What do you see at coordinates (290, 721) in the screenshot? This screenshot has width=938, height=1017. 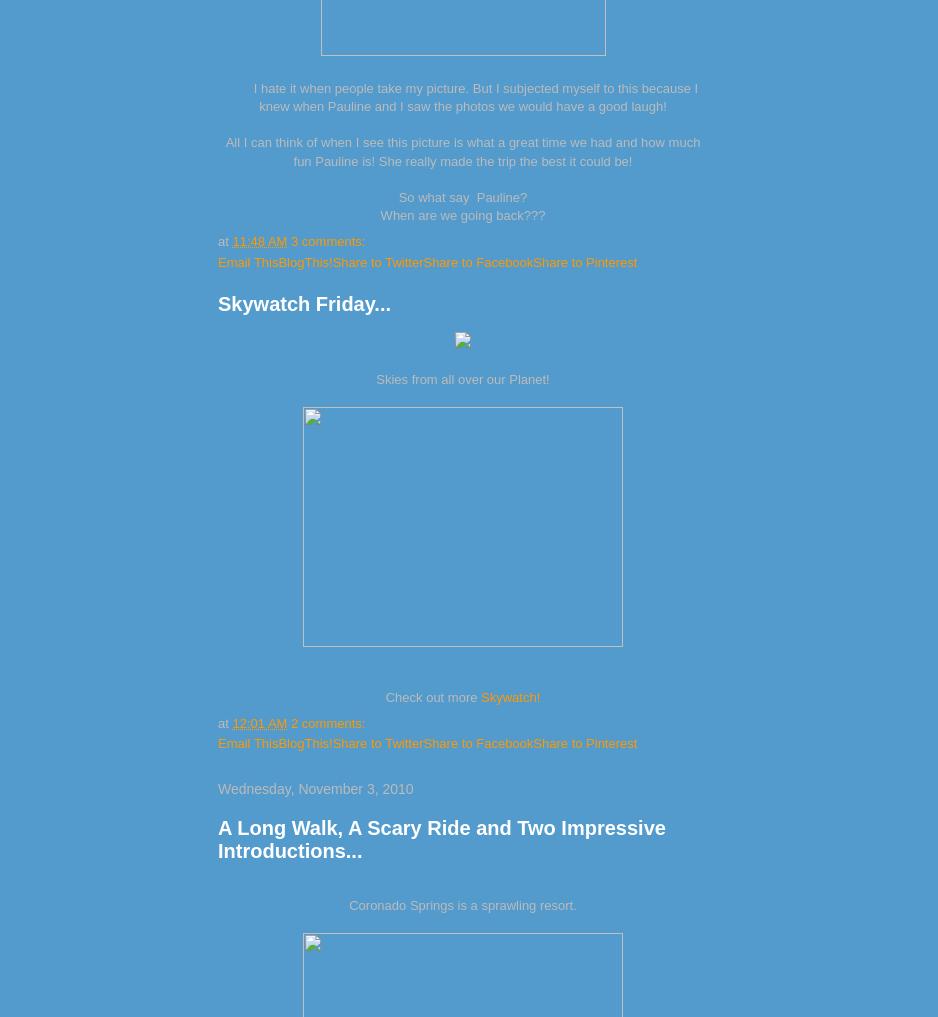 I see `'2 comments:'` at bounding box center [290, 721].